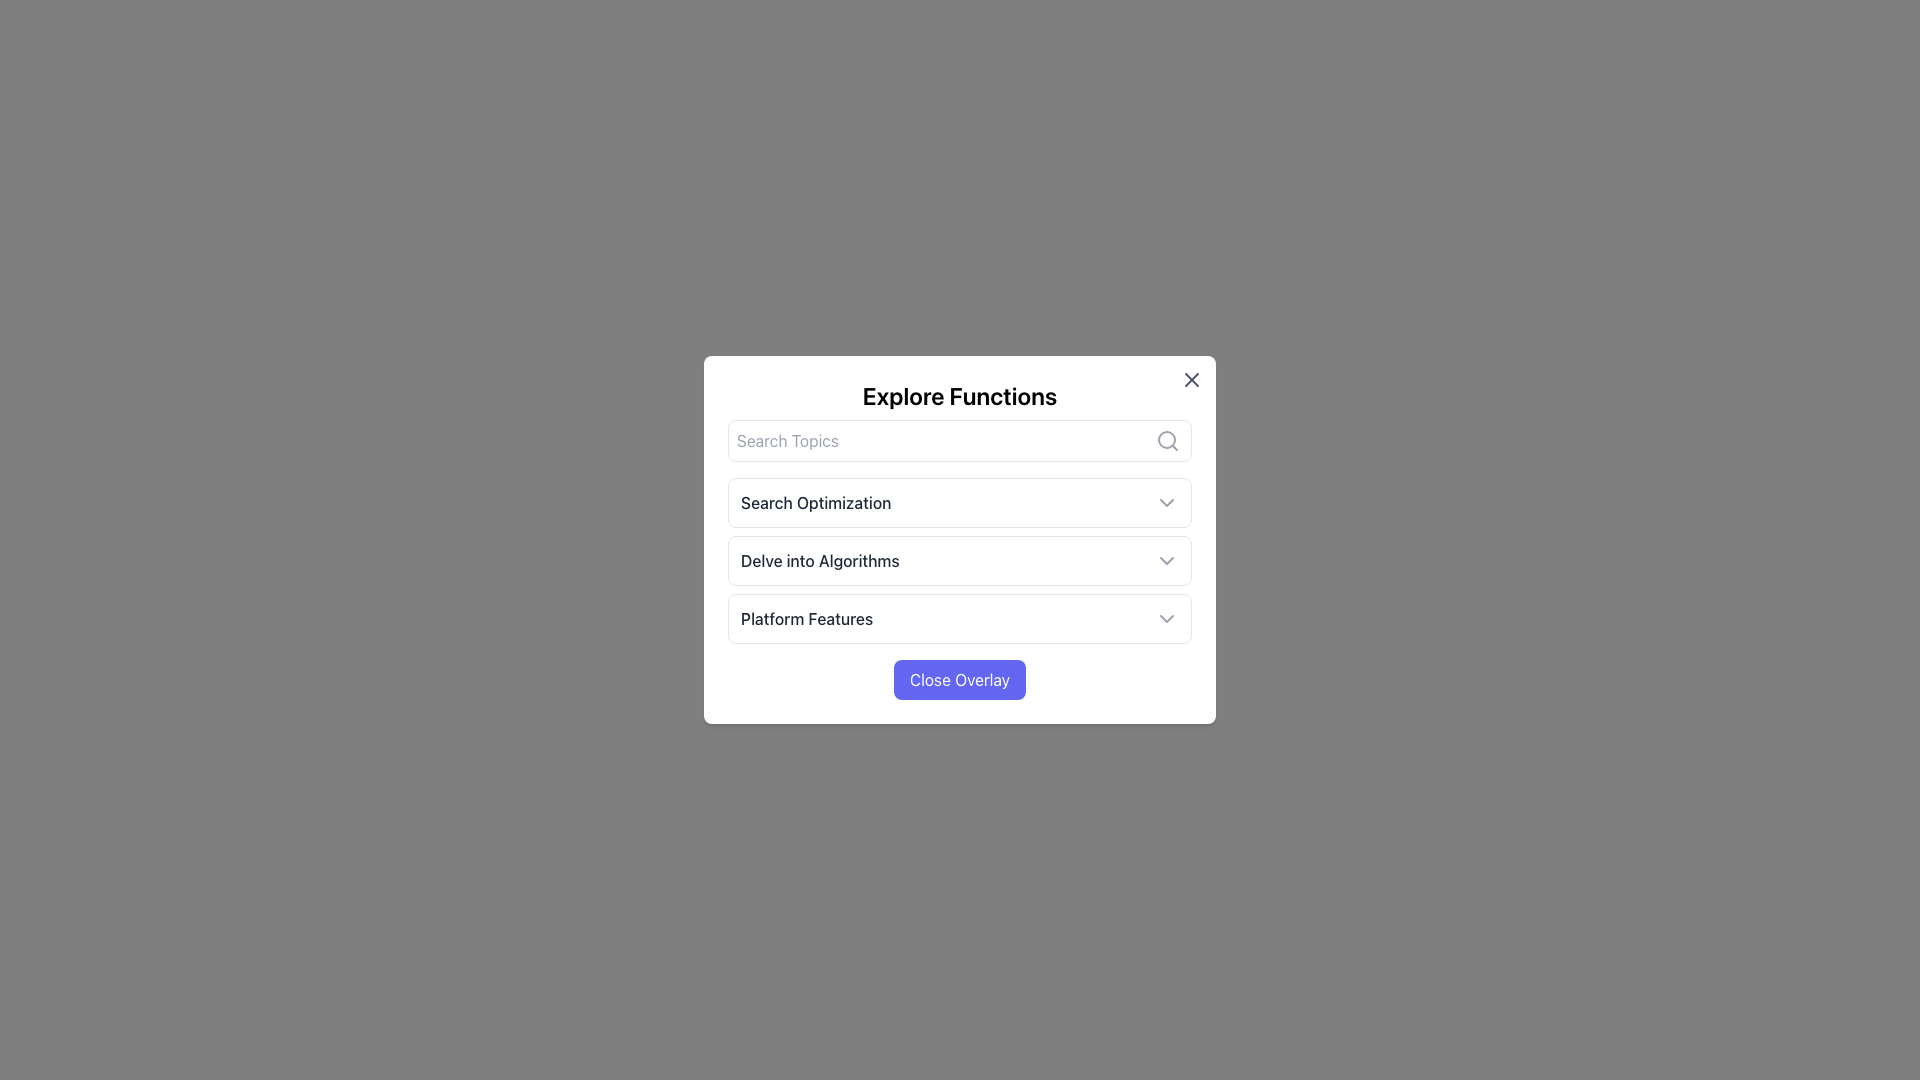 This screenshot has height=1080, width=1920. What do you see at coordinates (820, 560) in the screenshot?
I see `the Text Label that describes a menu item in the modal, positioned slightly to the left of an SVG chevron icon` at bounding box center [820, 560].